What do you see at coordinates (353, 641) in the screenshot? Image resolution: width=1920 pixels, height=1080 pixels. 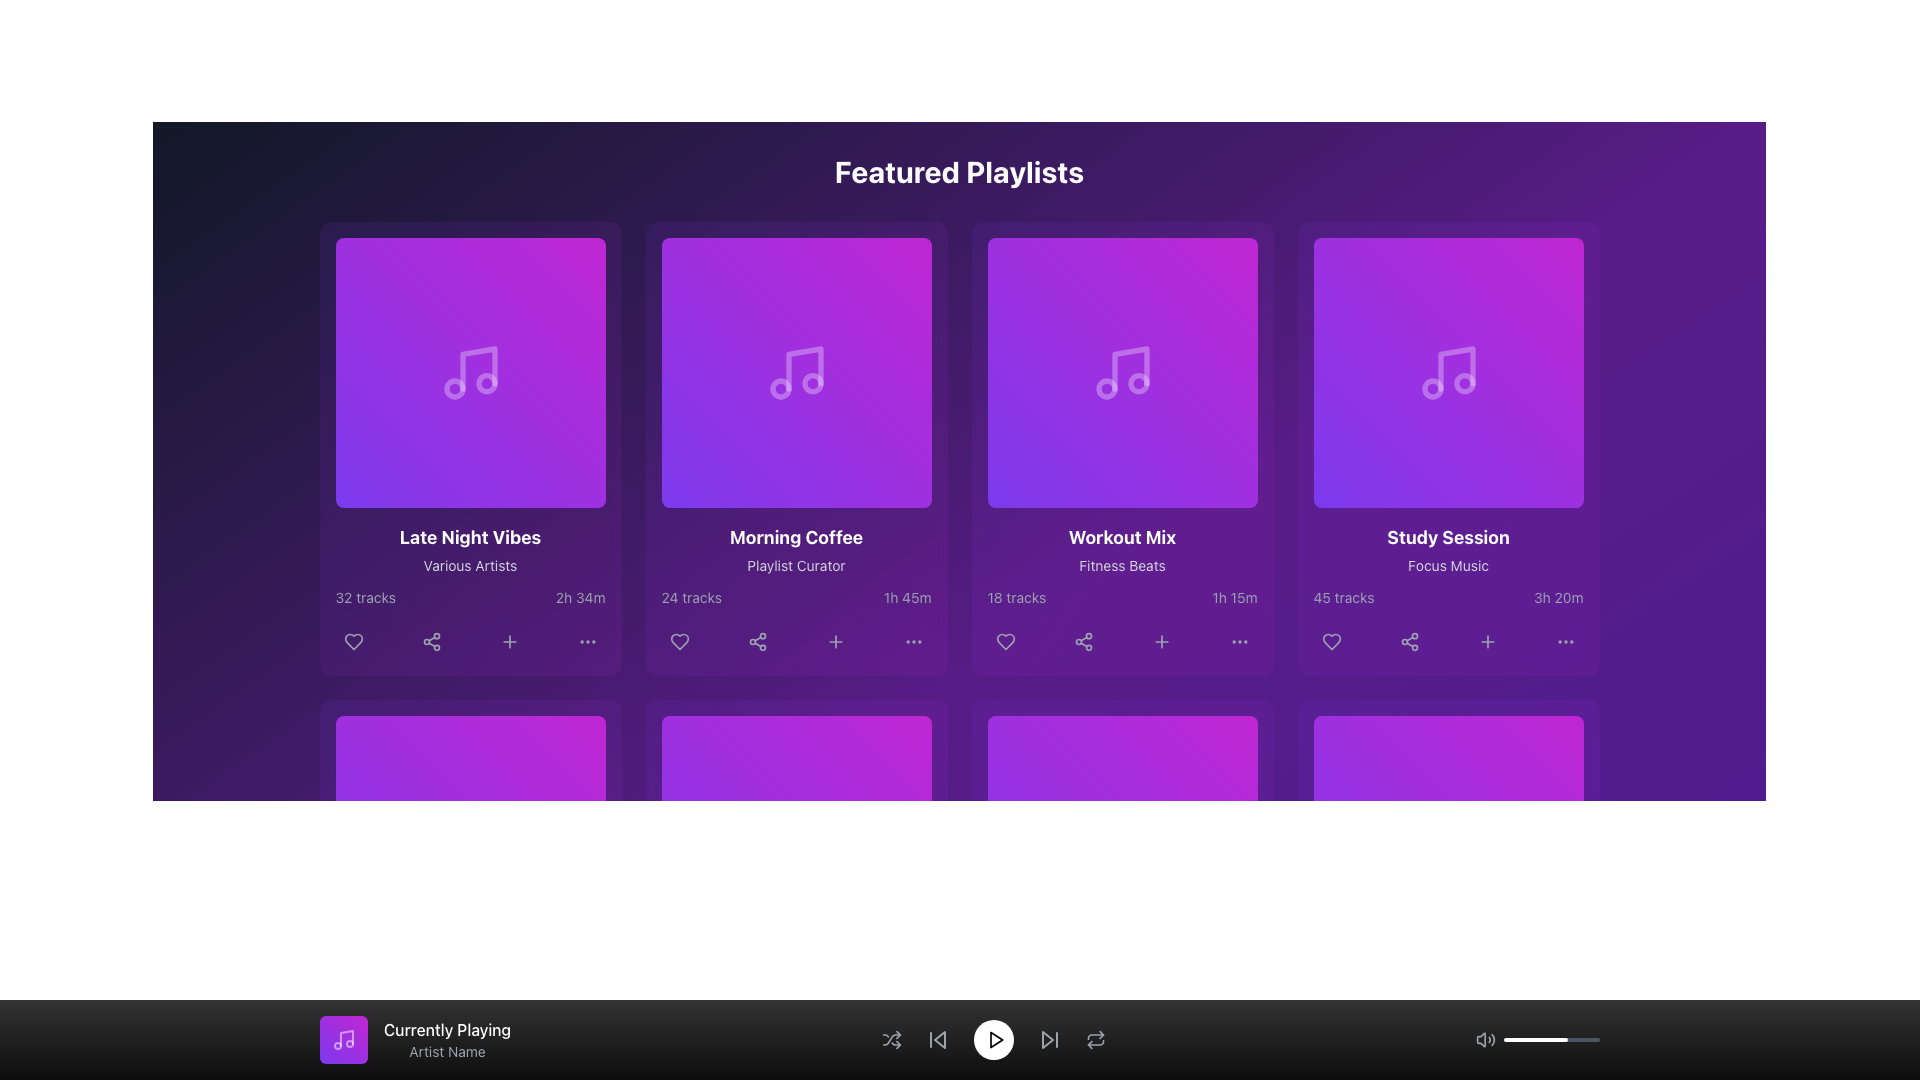 I see `the heart-shaped icon button located at the bottom-left corner of the 'Late Night Vibes' playlist card to favorite or unfavorite the playlist` at bounding box center [353, 641].